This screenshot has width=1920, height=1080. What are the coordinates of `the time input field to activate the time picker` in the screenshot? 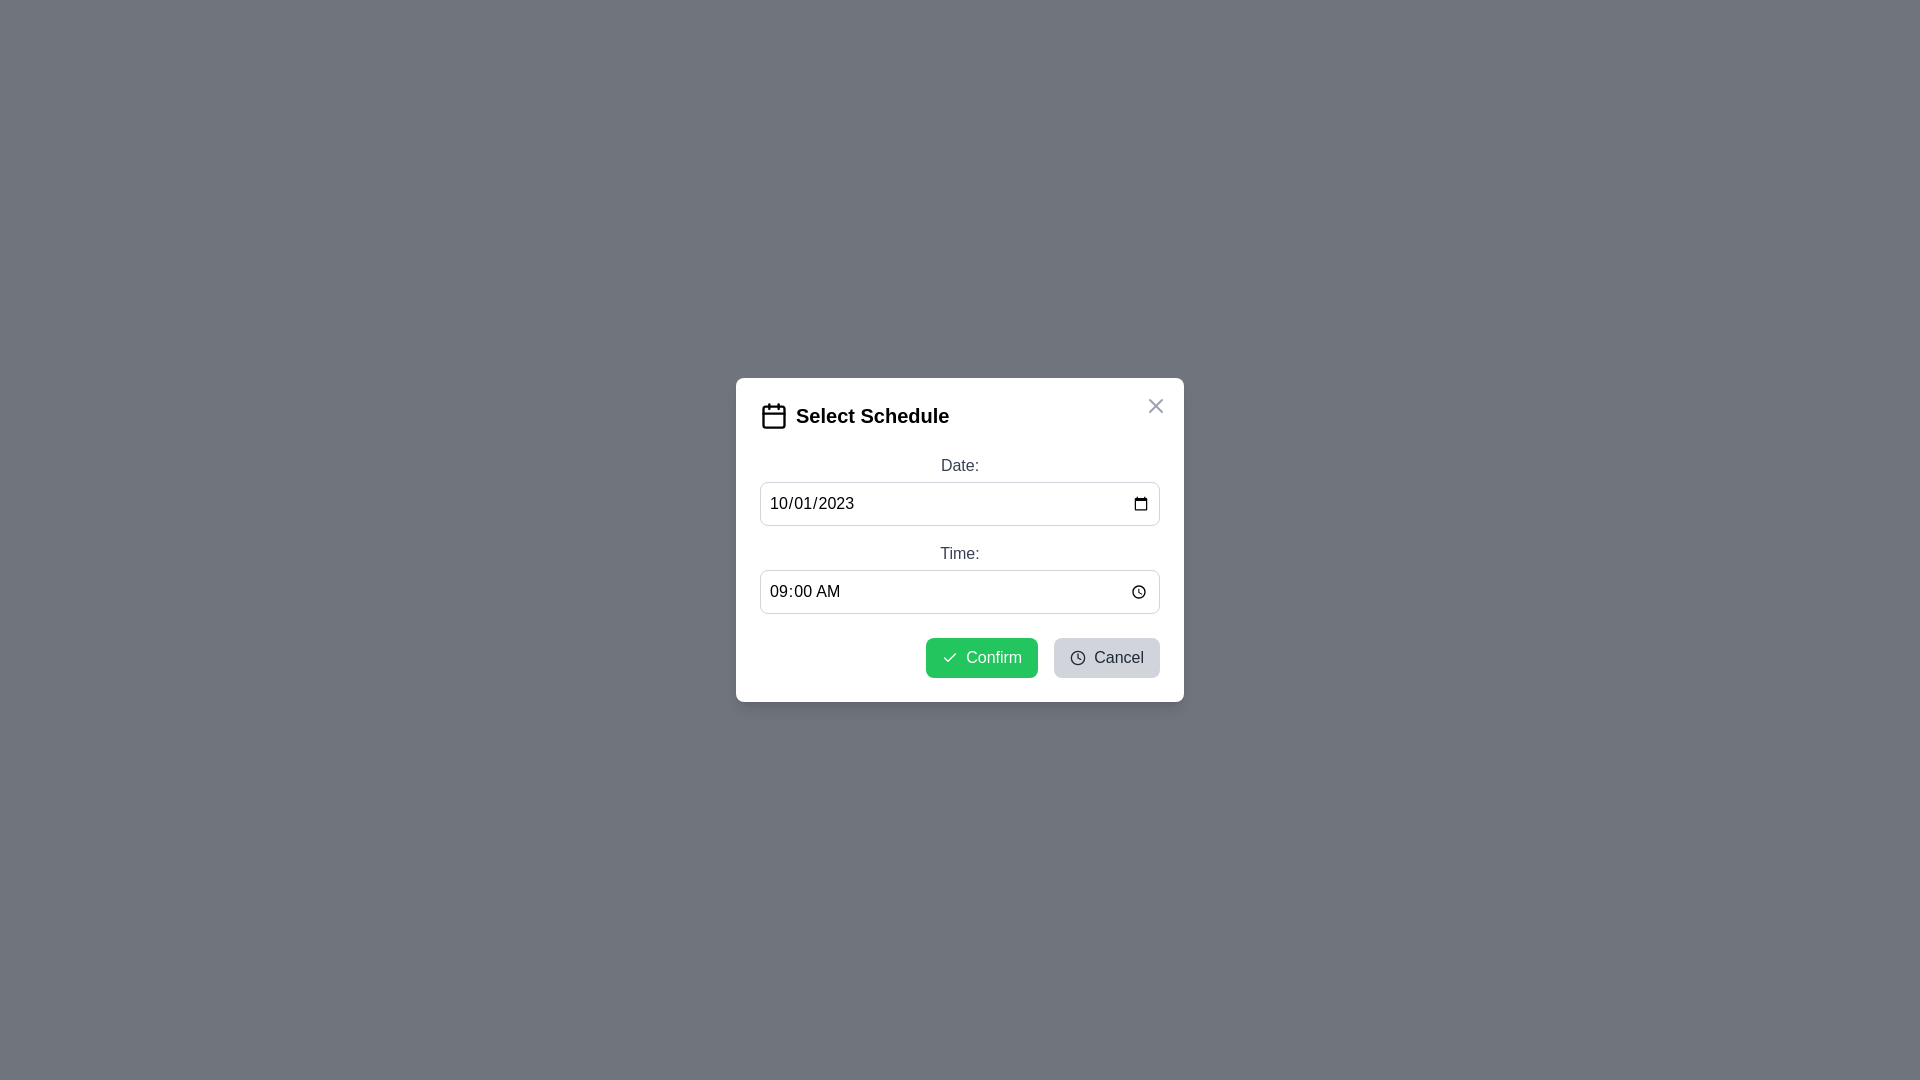 It's located at (960, 590).